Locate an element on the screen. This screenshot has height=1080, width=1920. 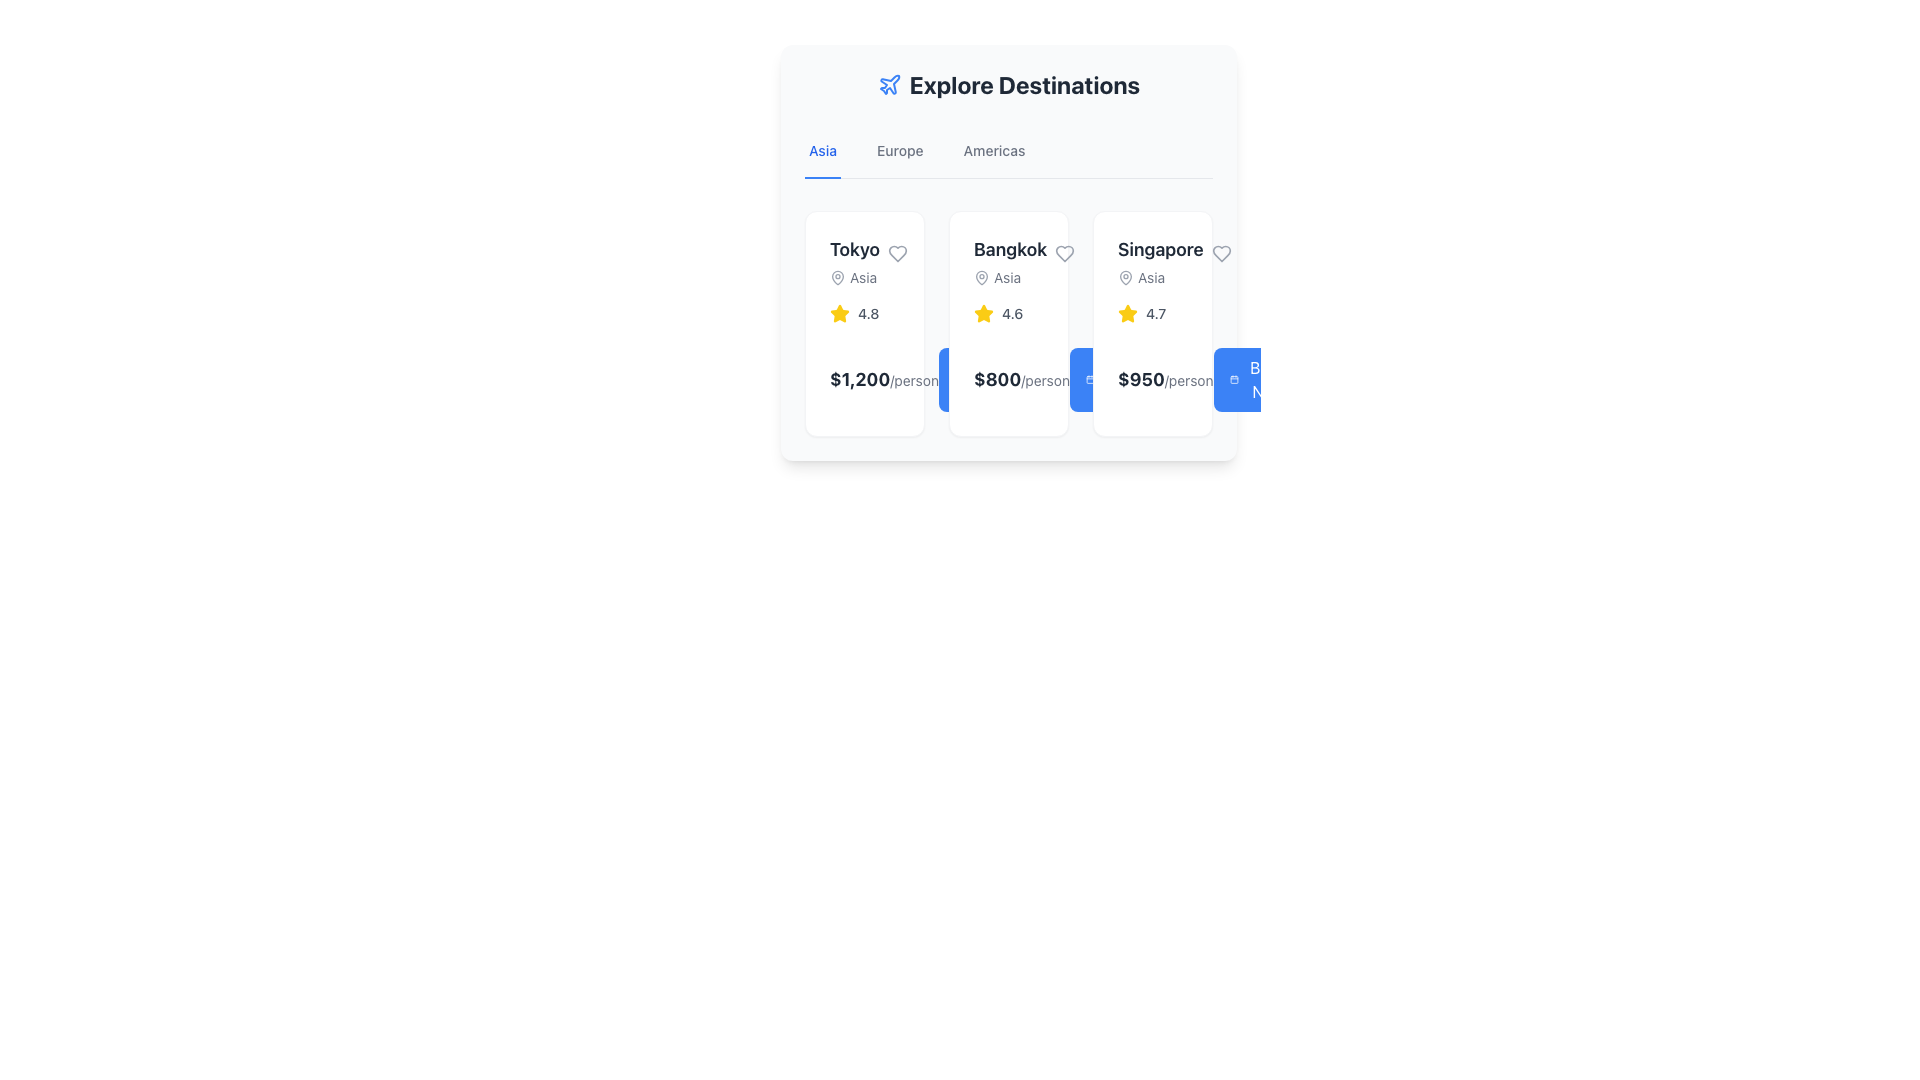
the Travel destination card displaying information about a travel destination, located in the 'Explore Destinations' section is located at coordinates (1008, 323).